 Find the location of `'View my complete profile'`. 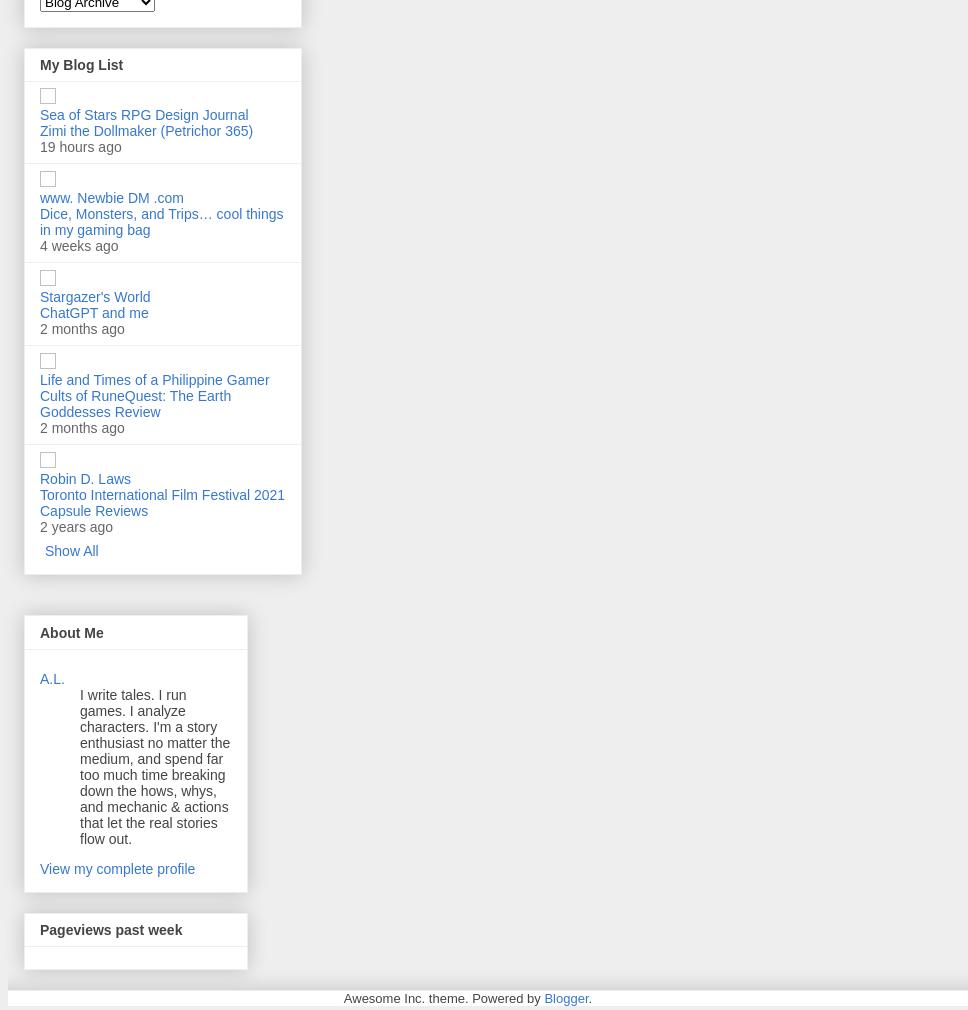

'View my complete profile' is located at coordinates (117, 867).